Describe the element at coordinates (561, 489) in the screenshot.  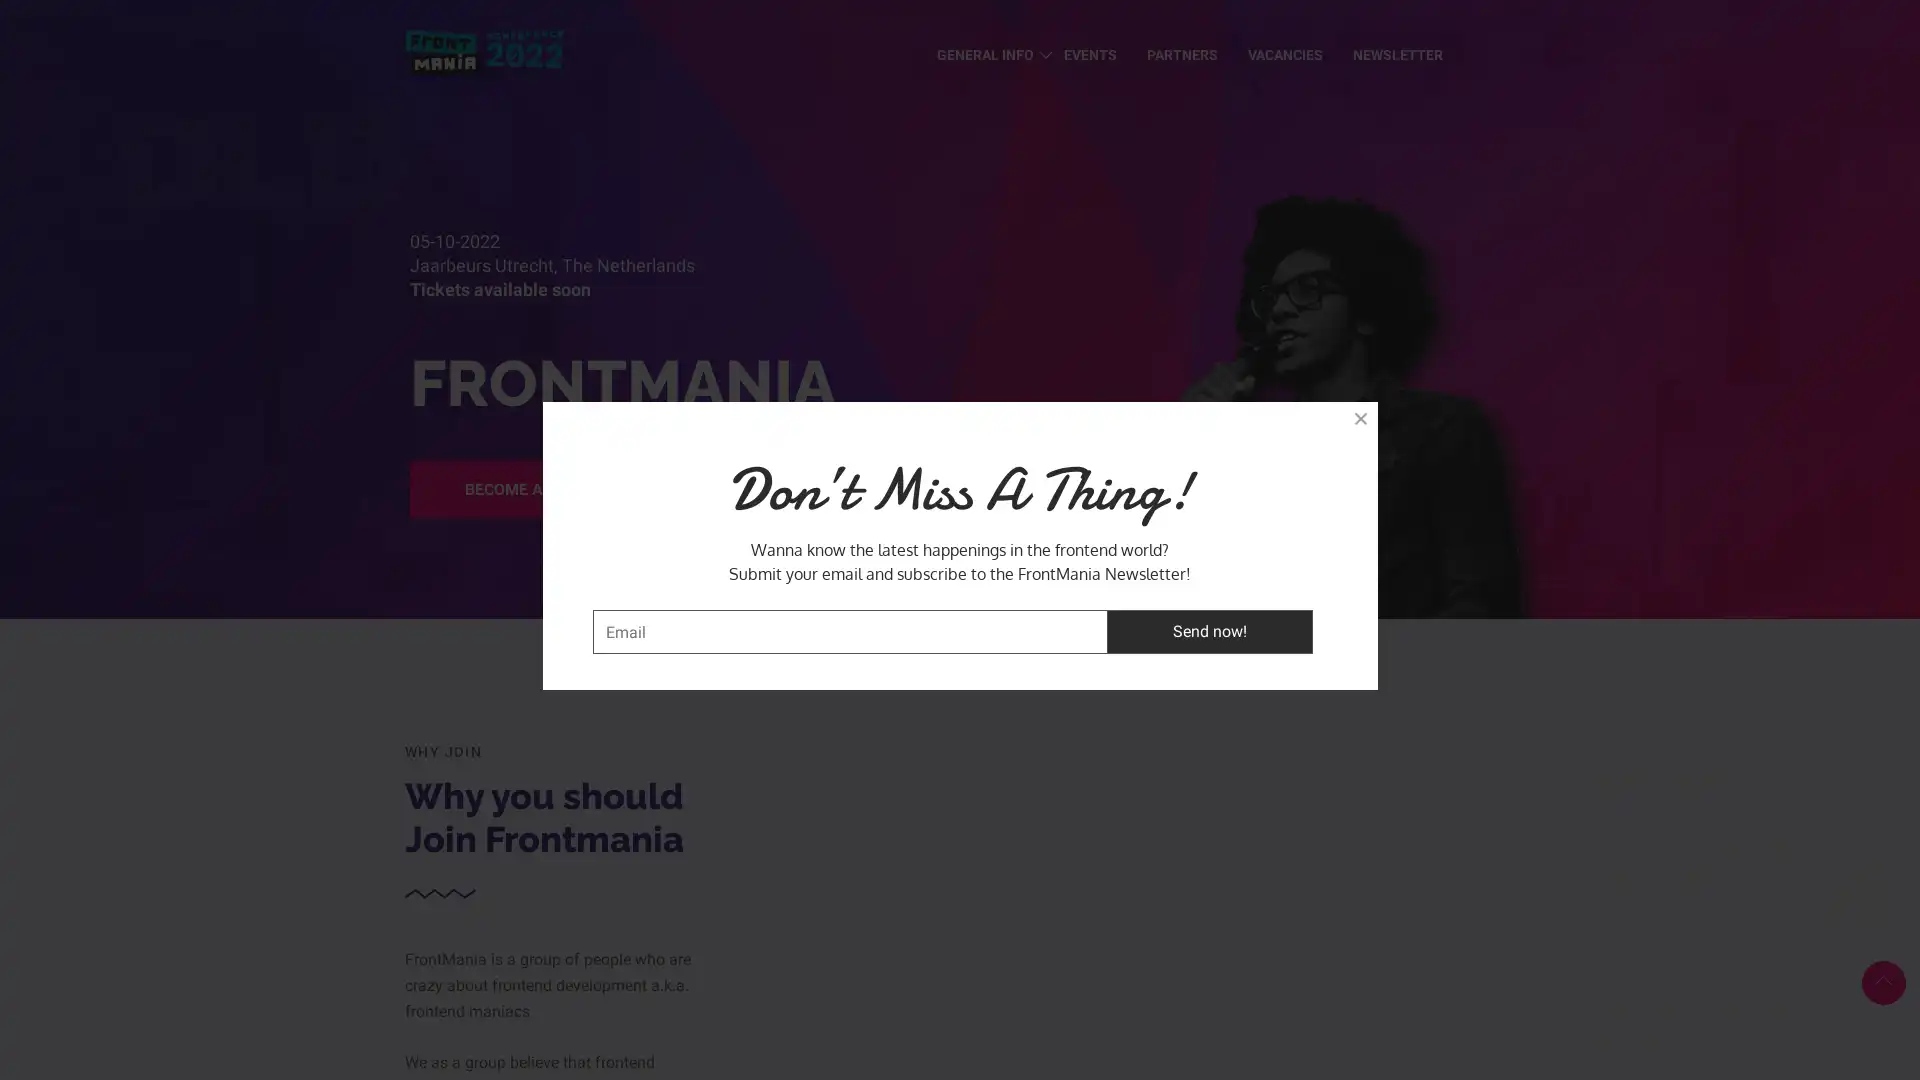
I see `BECOME A FRONTMANIAC` at that location.